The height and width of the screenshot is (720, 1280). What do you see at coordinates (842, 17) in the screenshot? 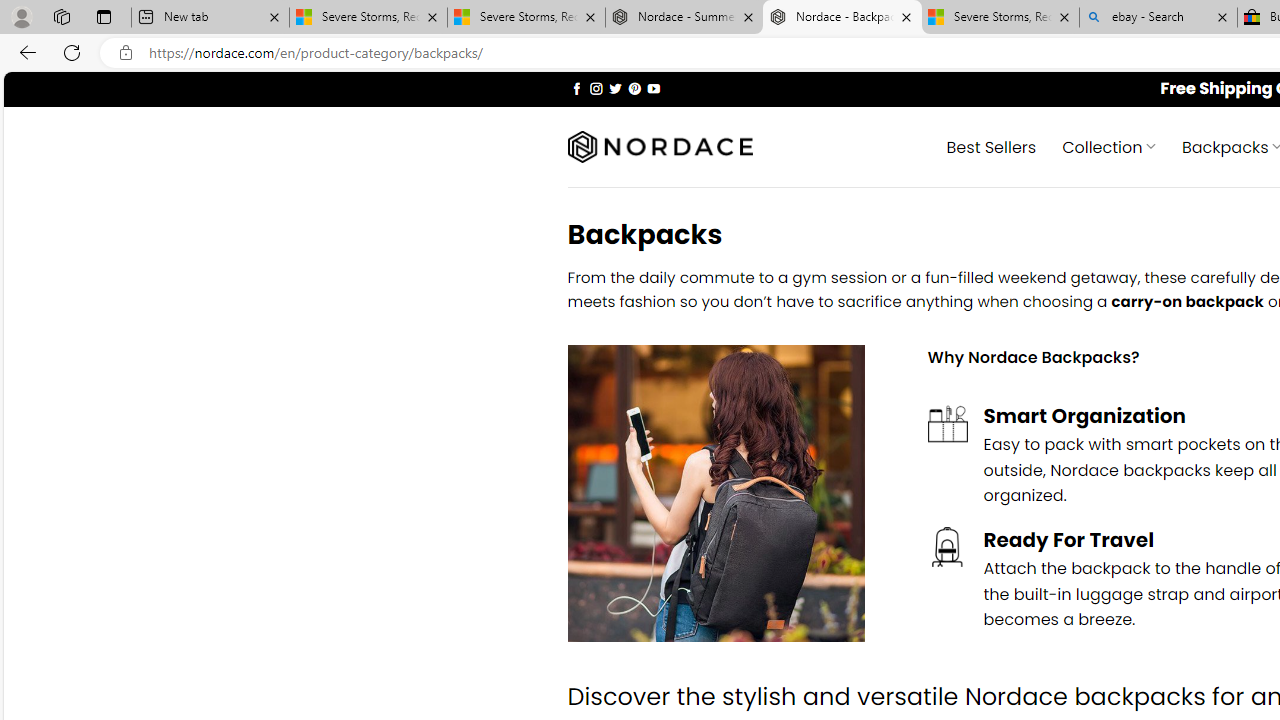
I see `'Nordace - Backpacks'` at bounding box center [842, 17].